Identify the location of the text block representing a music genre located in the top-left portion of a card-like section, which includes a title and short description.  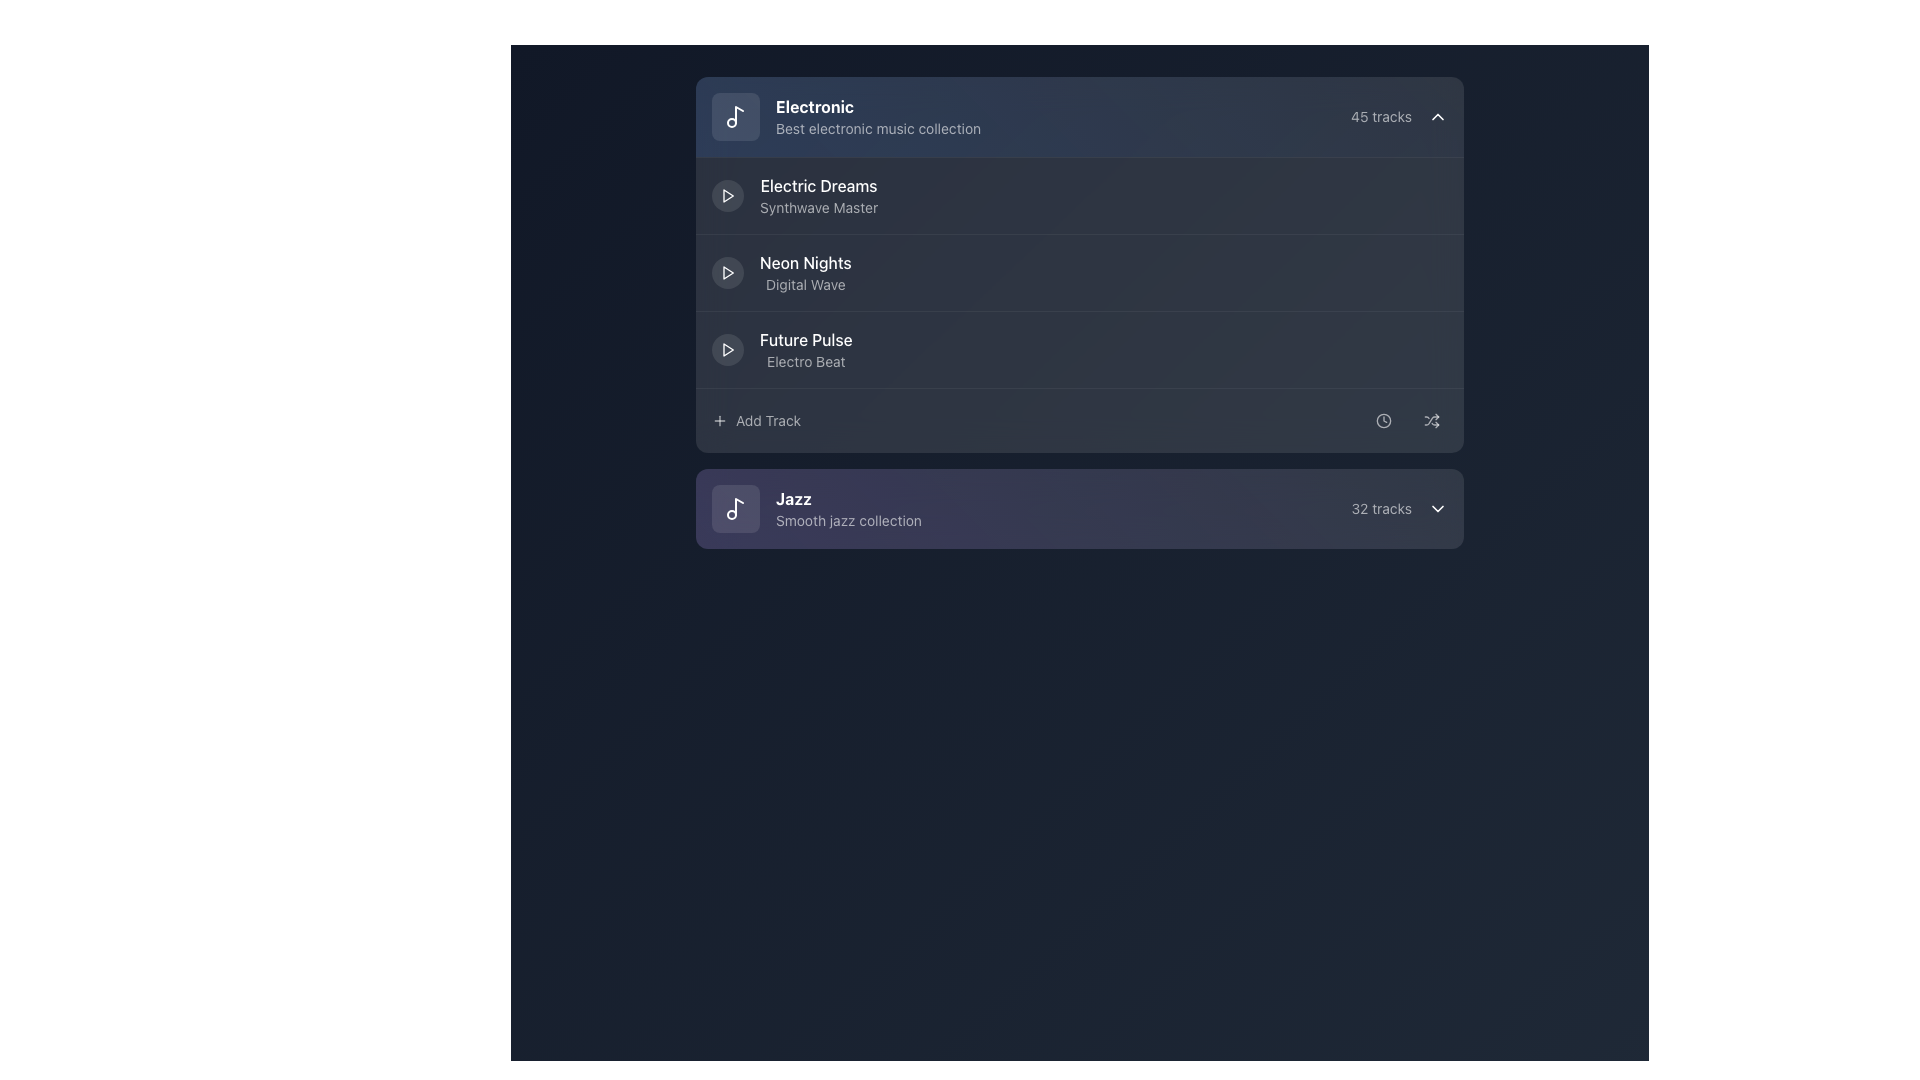
(878, 116).